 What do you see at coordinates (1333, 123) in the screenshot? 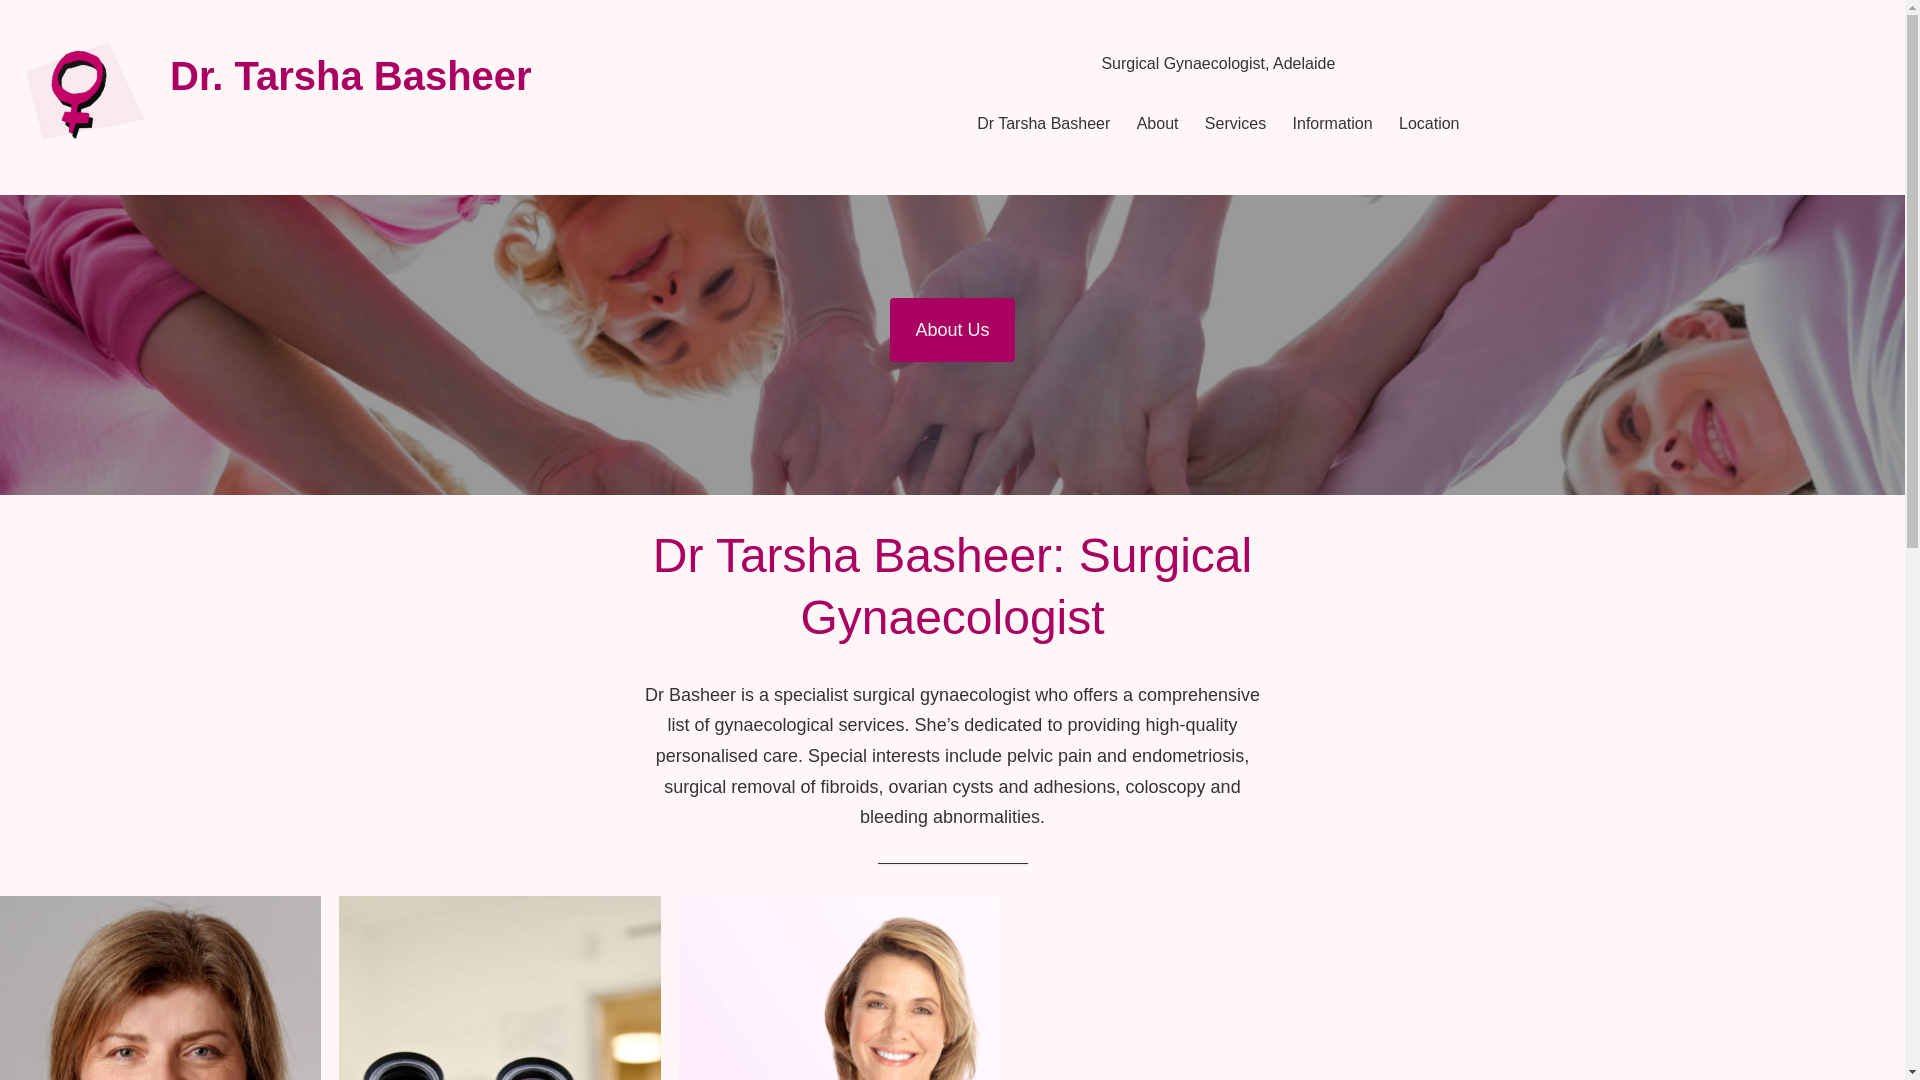
I see `'Information'` at bounding box center [1333, 123].